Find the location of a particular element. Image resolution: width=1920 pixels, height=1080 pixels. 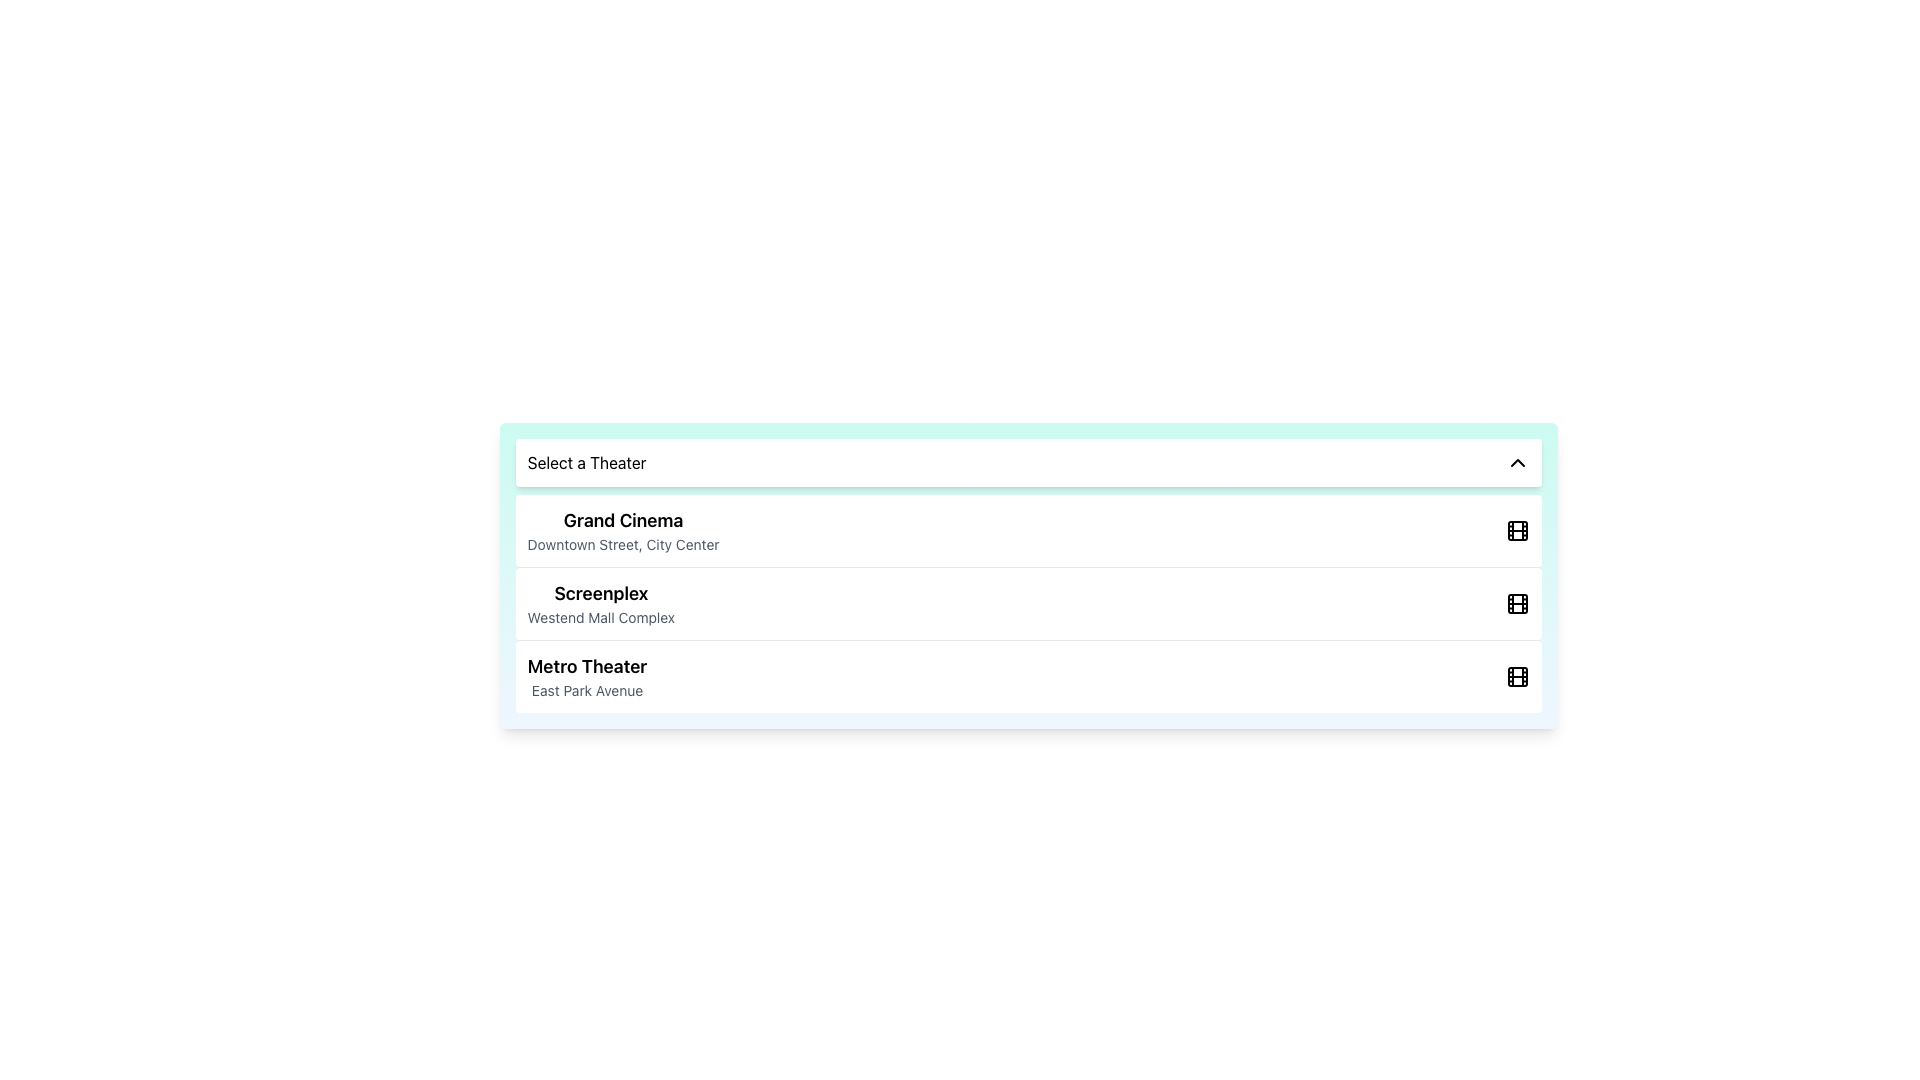

the decorative filmstrip icon located to the right of the 'Metro Theater' in the dropdown list is located at coordinates (1518, 676).